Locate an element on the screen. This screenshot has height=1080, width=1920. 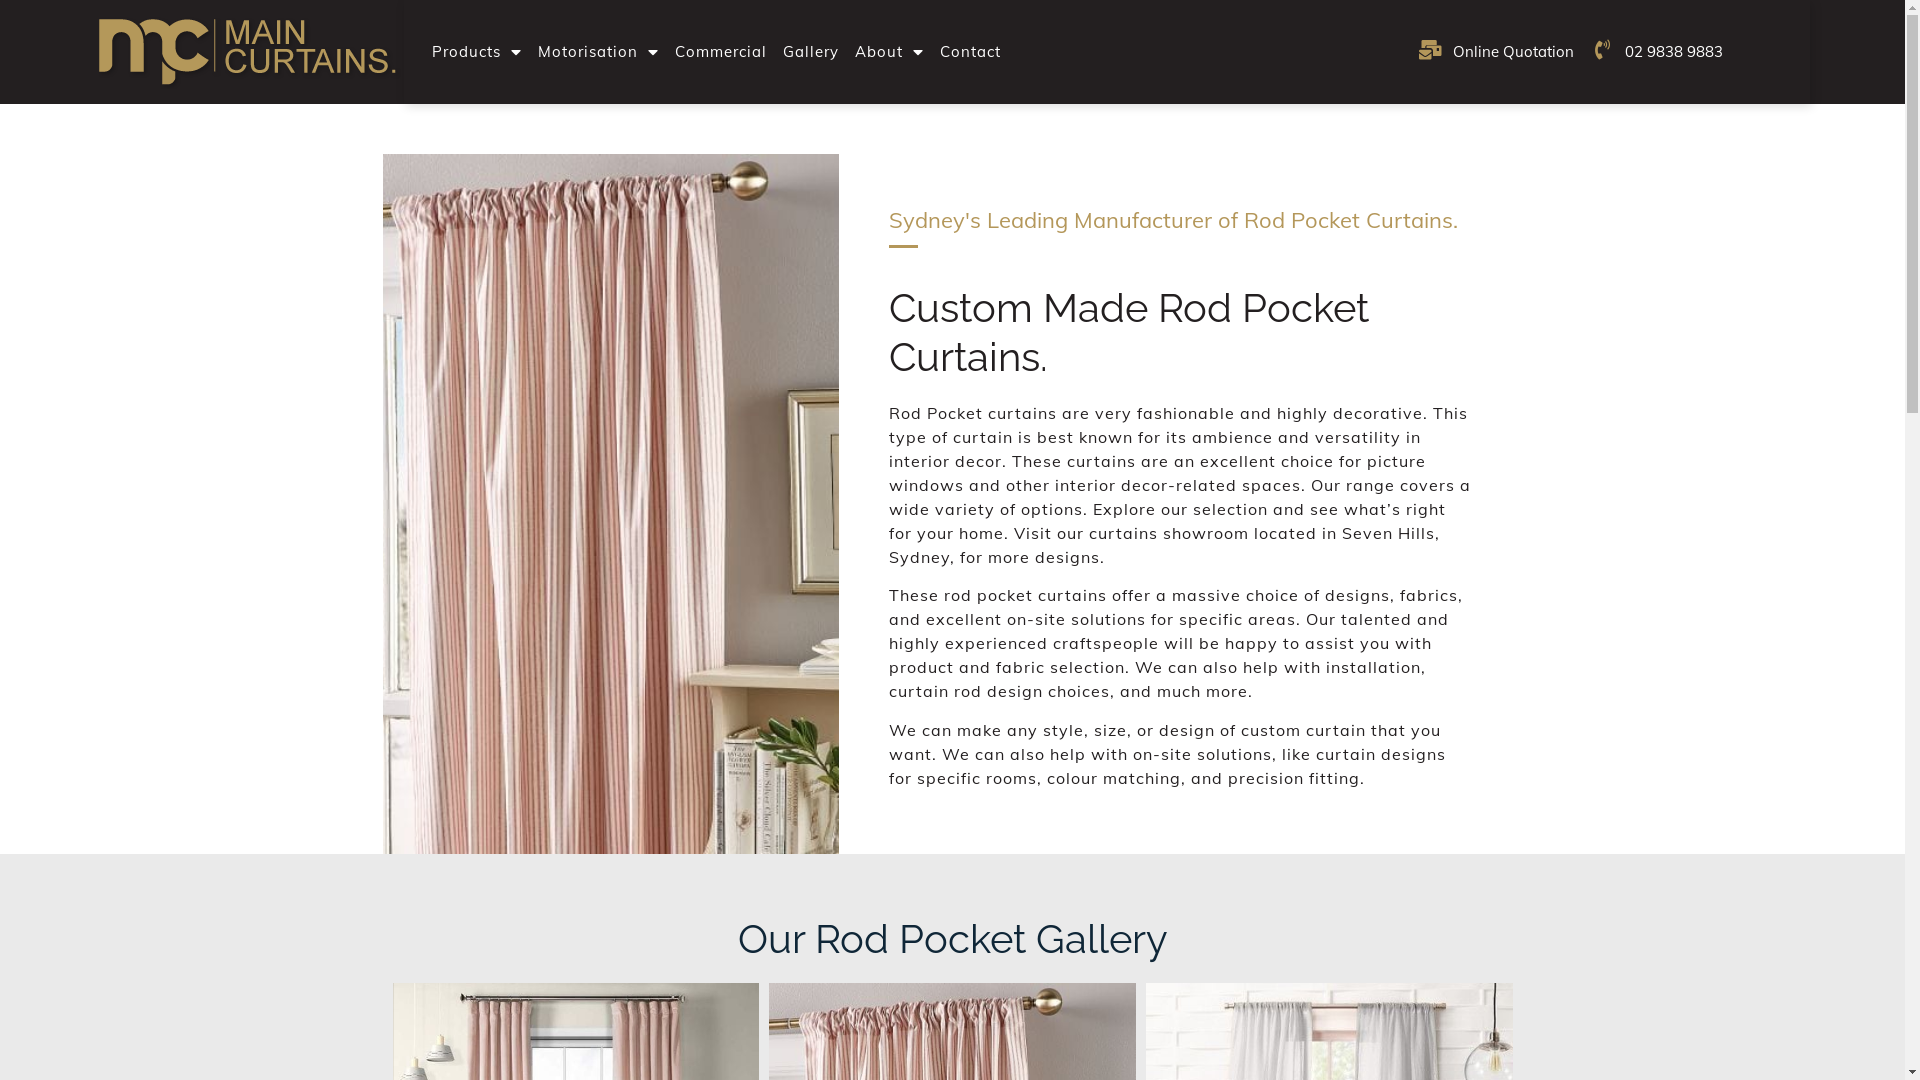
'Contact' is located at coordinates (970, 50).